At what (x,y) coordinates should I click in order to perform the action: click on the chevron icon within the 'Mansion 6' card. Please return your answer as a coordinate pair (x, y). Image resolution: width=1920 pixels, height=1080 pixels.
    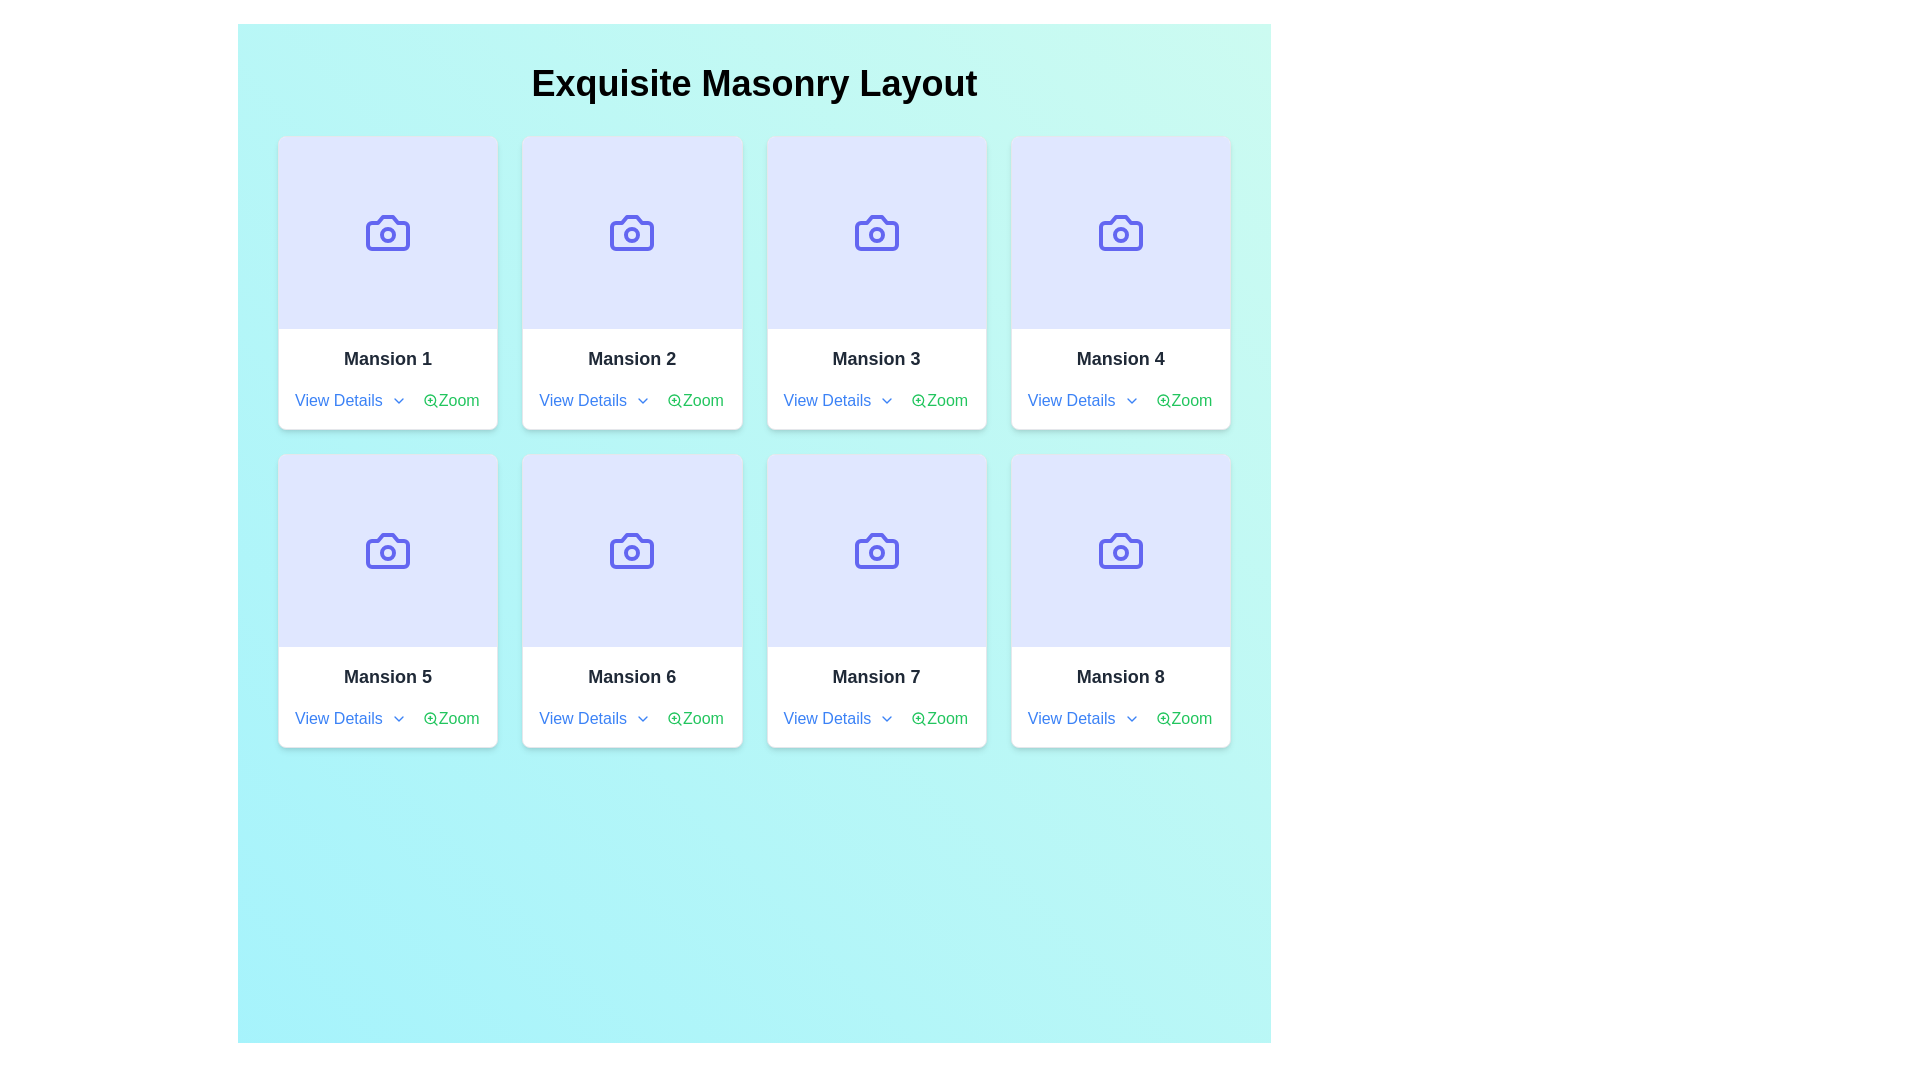
    Looking at the image, I should click on (631, 717).